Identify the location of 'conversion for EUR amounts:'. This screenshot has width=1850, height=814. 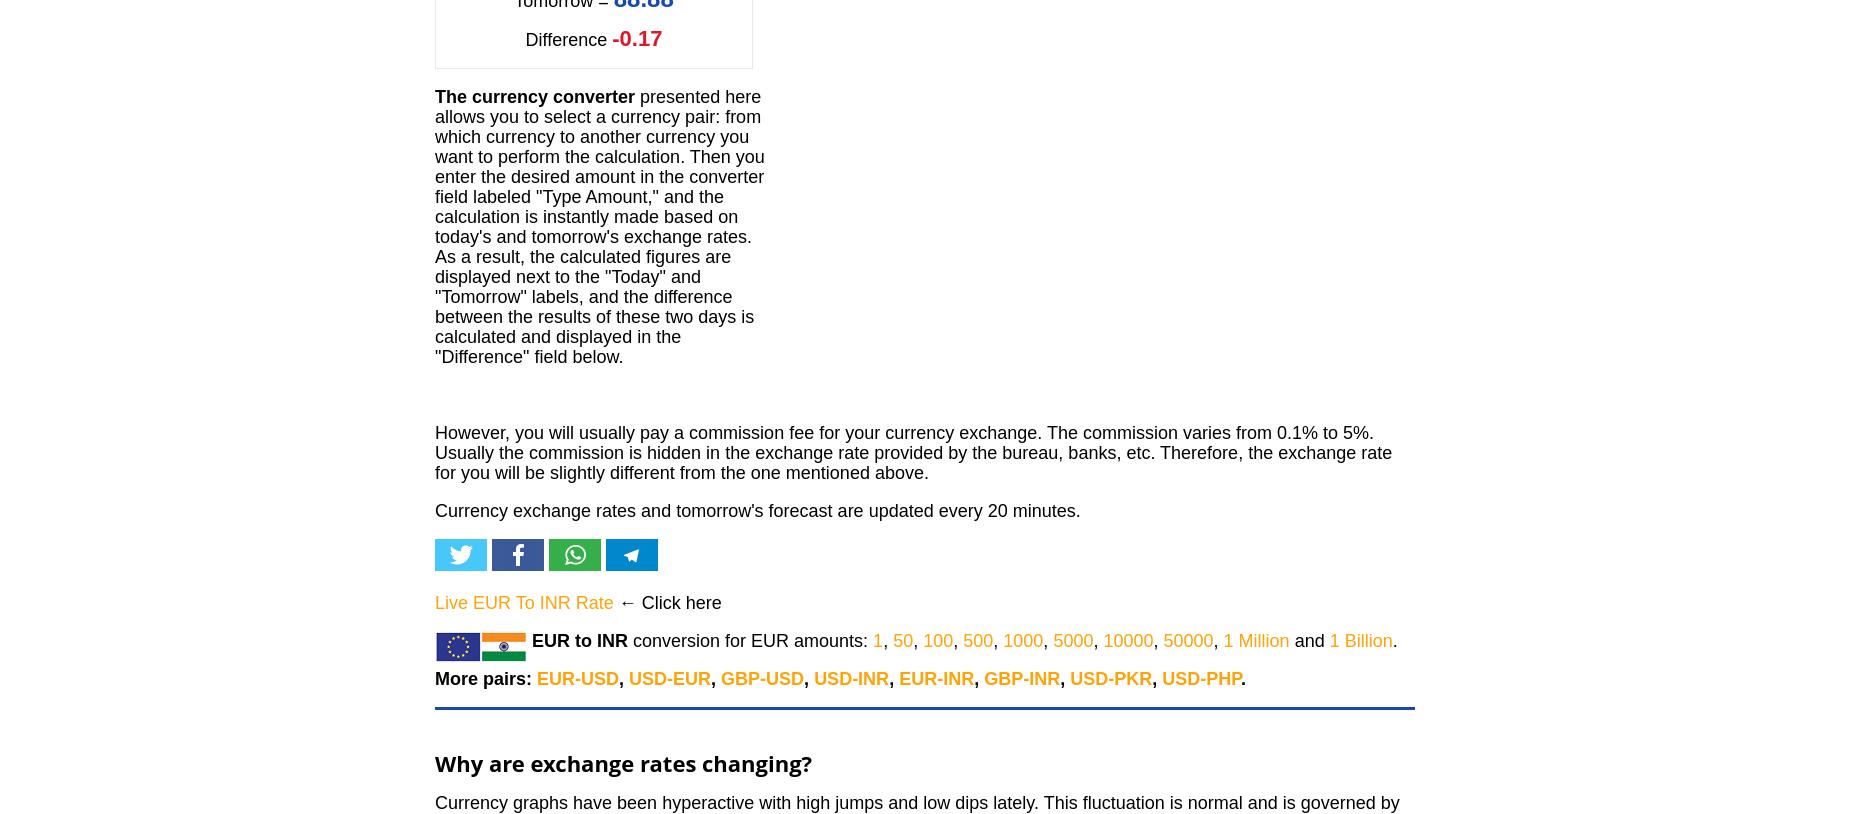
(628, 641).